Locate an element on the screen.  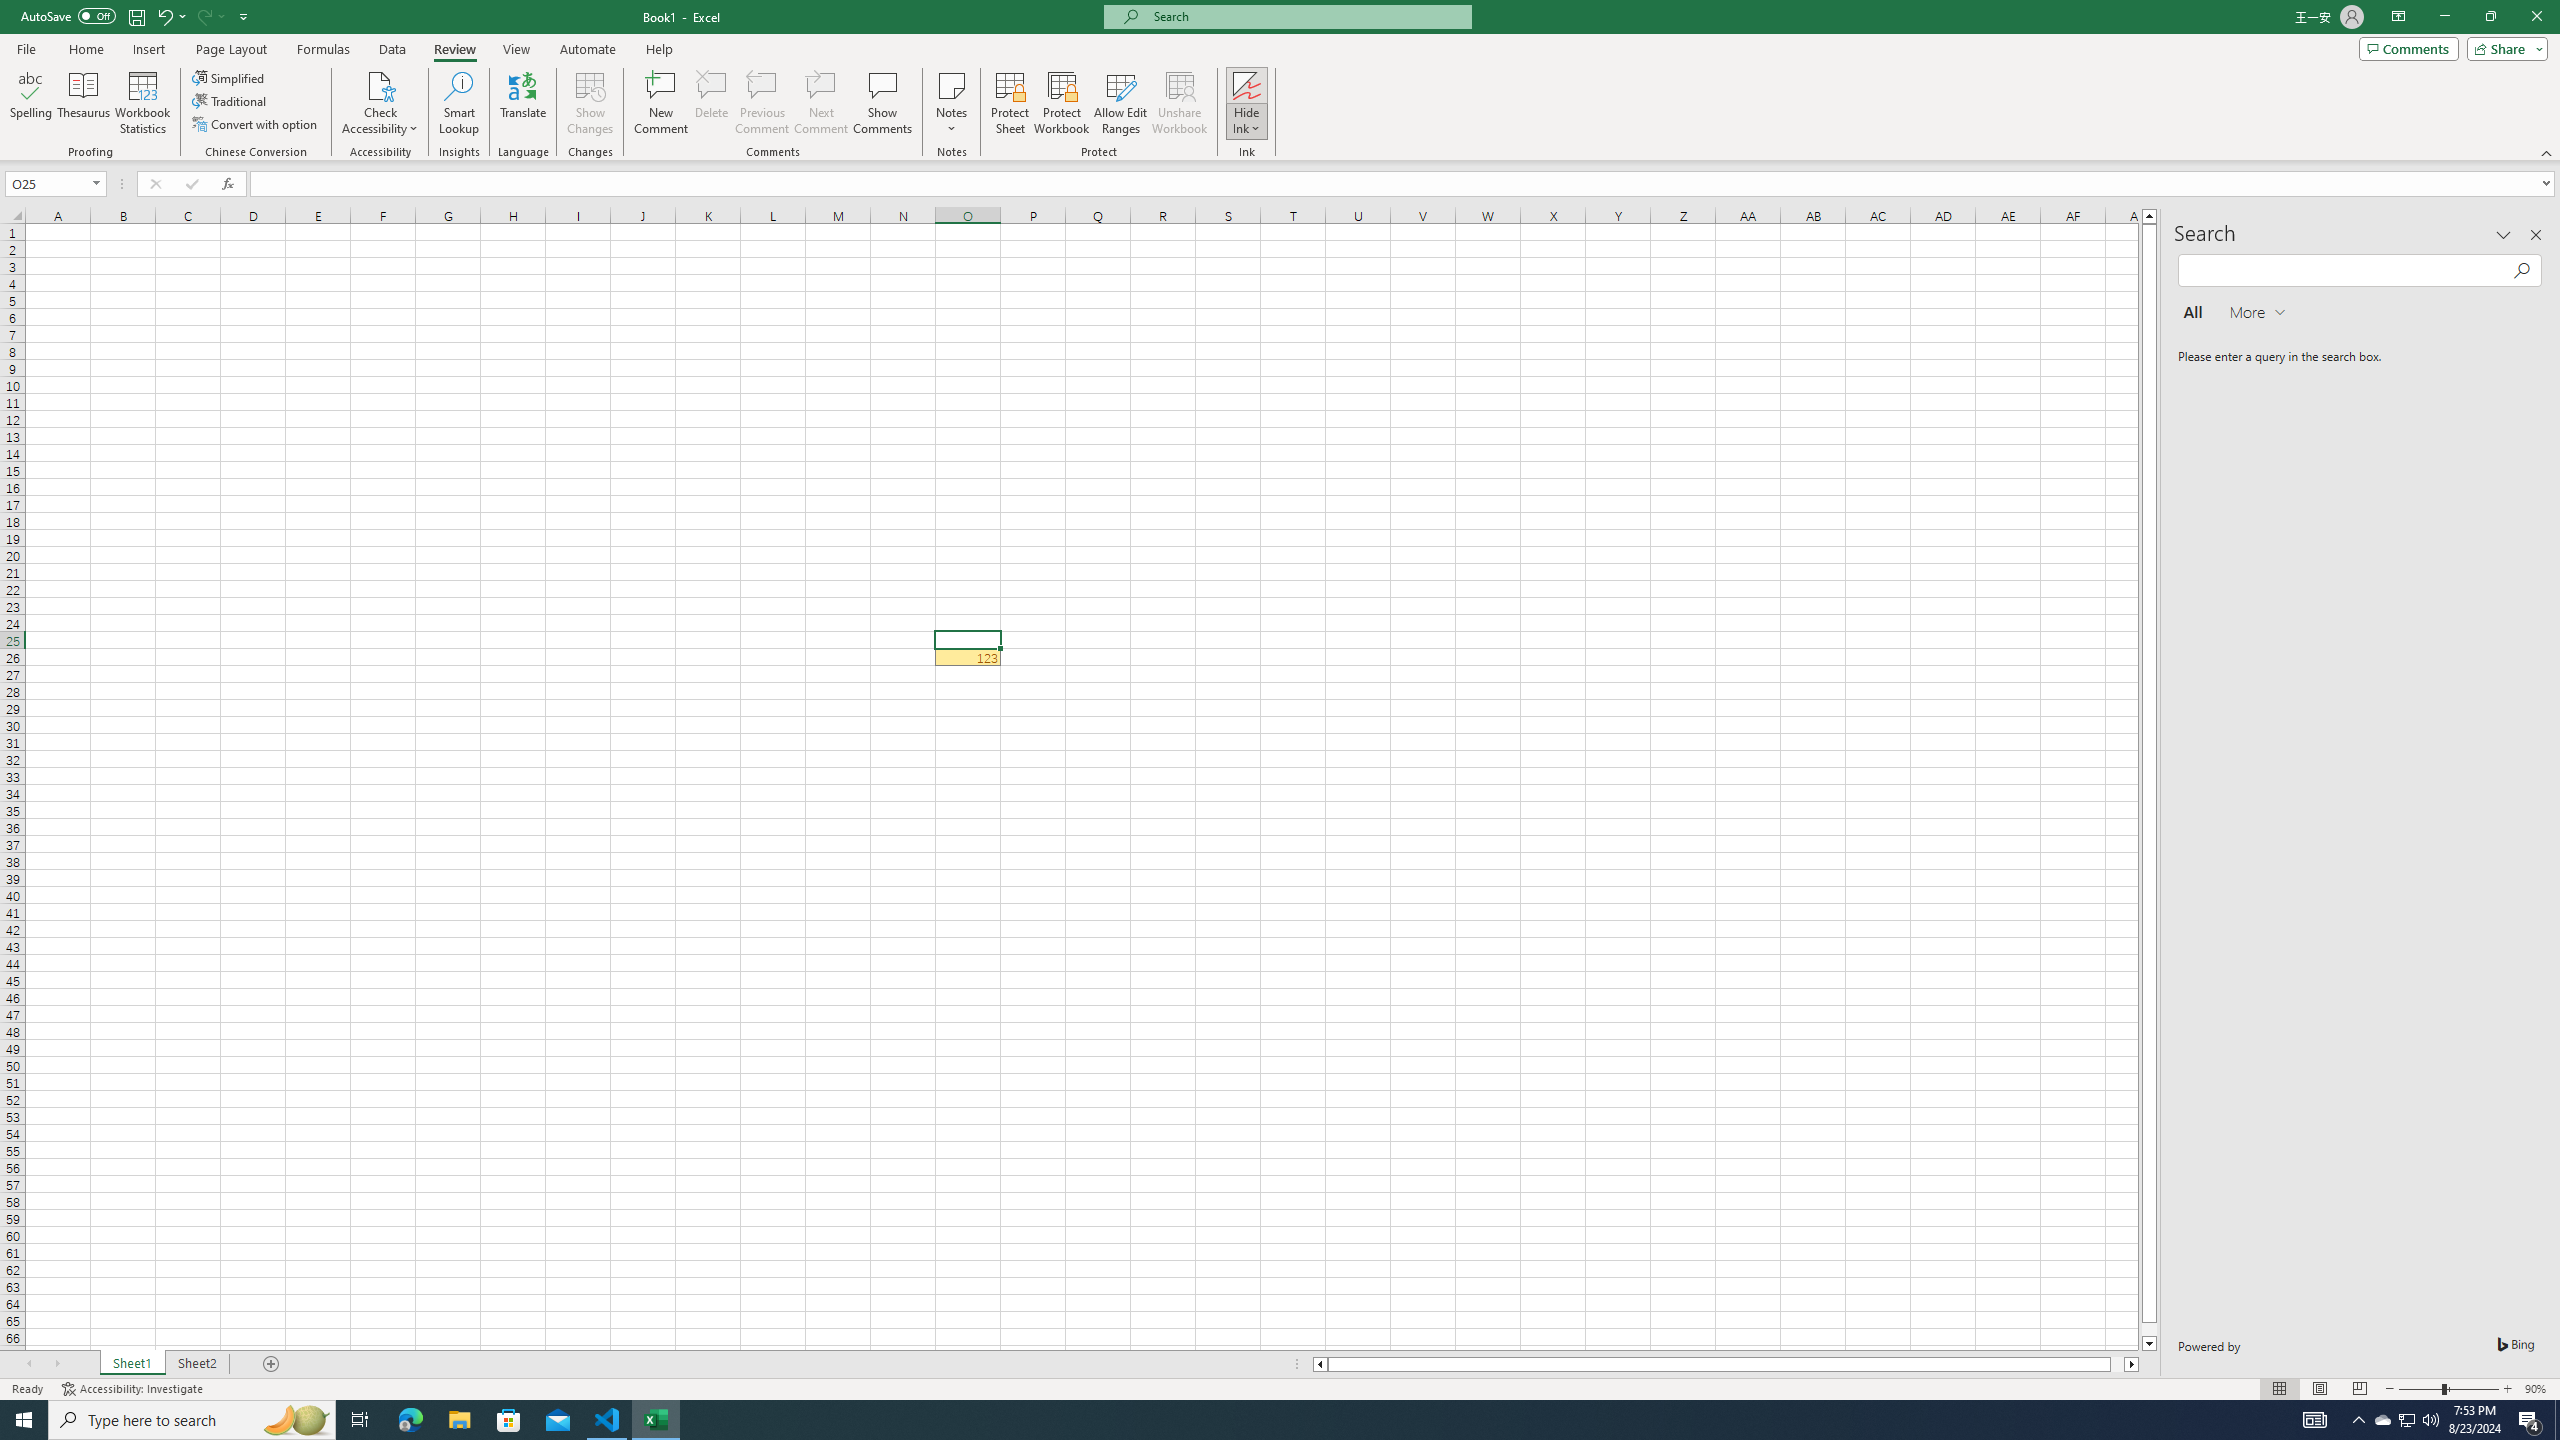
'Close' is located at coordinates (2535, 16).